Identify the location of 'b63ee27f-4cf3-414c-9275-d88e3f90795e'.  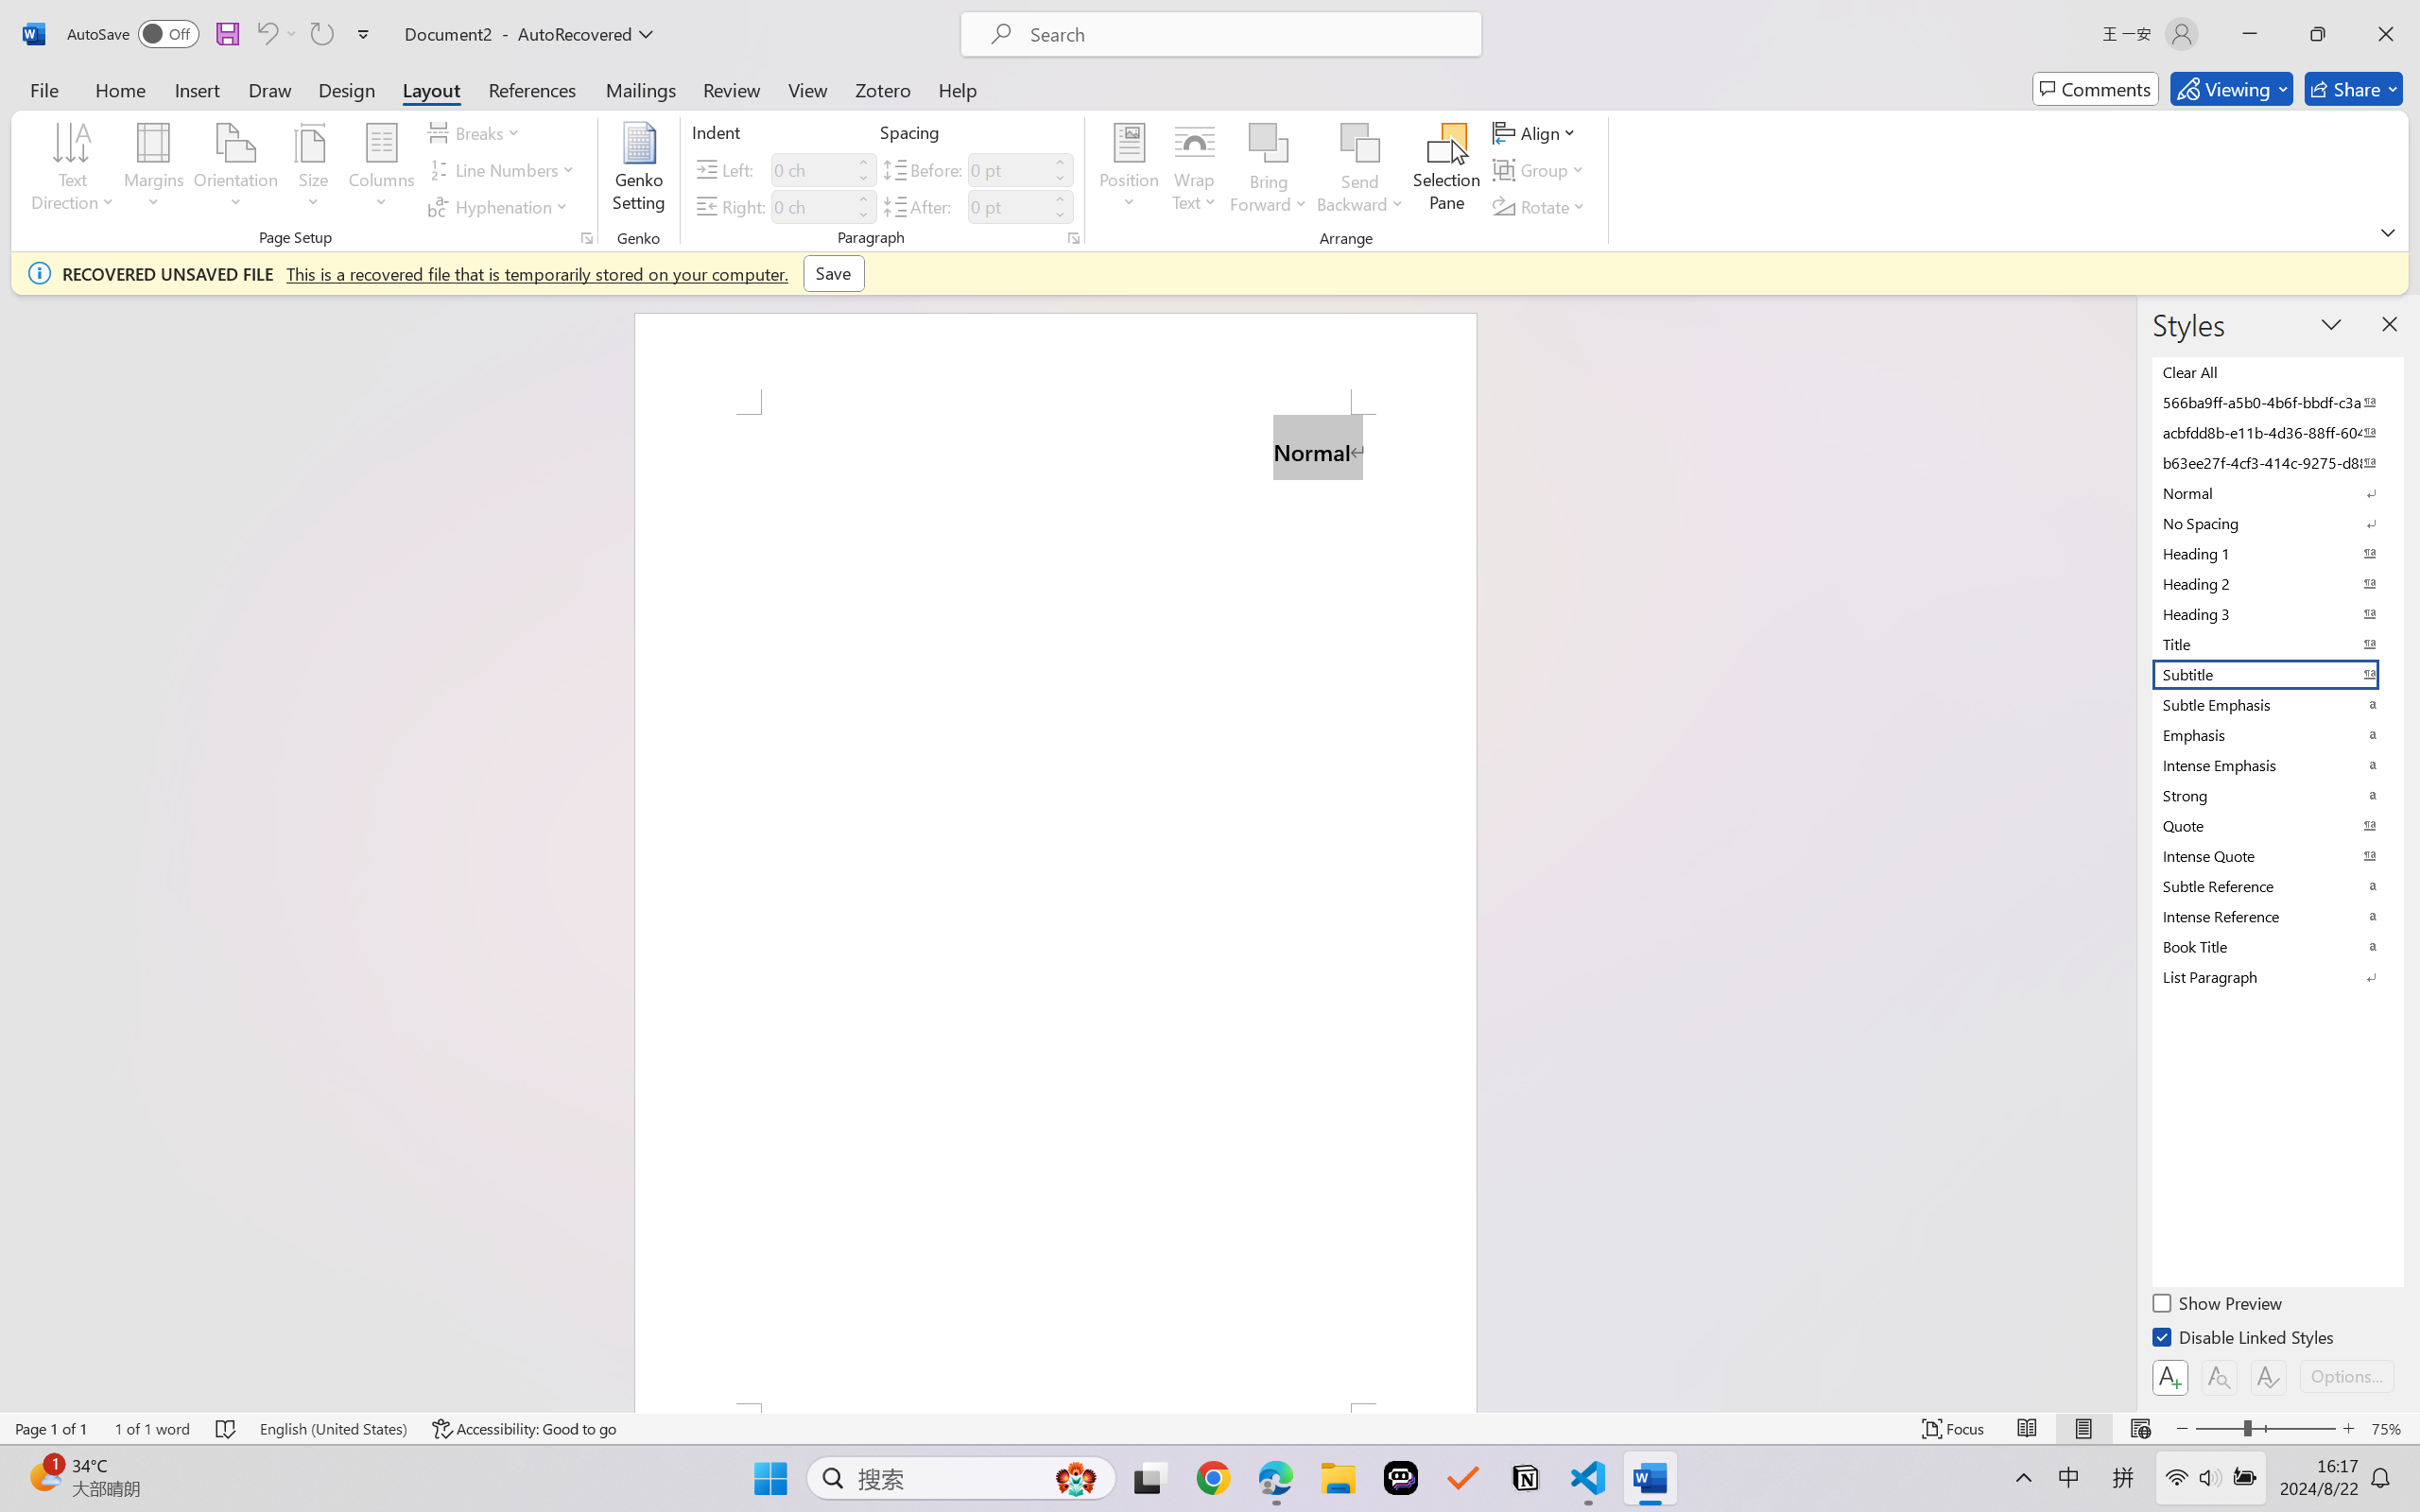
(2275, 461).